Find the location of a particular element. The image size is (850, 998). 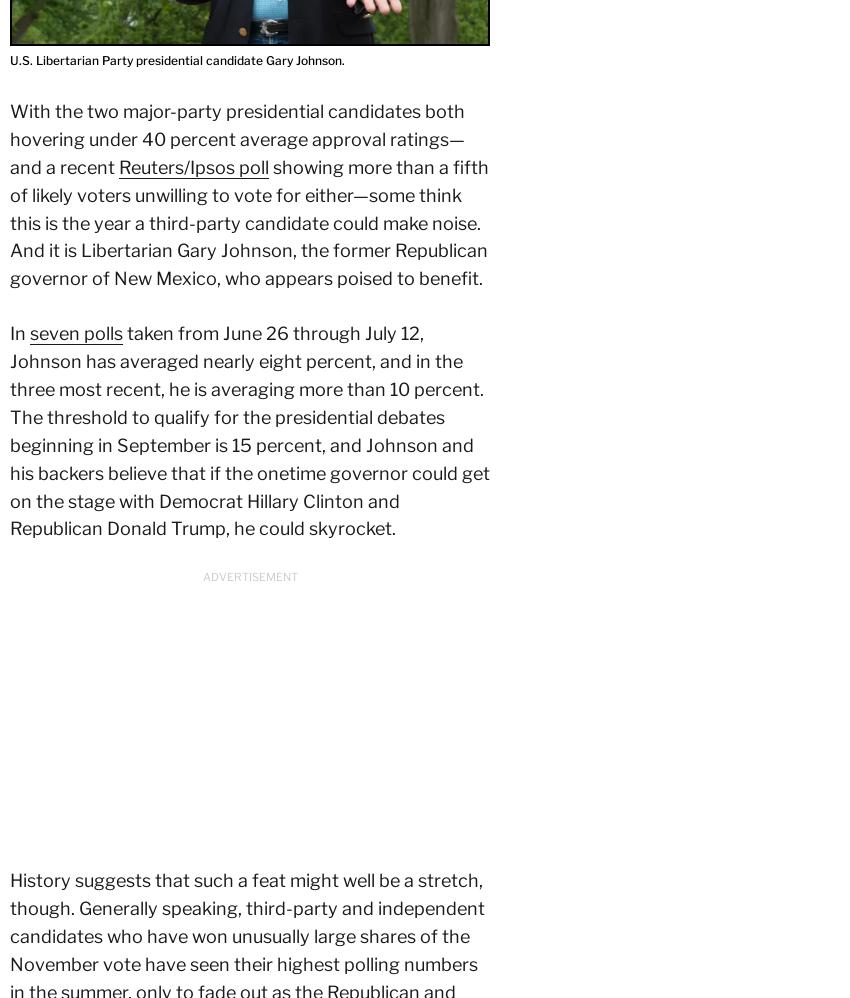

'Cliston Brown is a communications executive and political analyst in the San Francisco Bay Area who previously served as director of communications to a longtime Democratic Representative in Washington, D.C. Follow him on Twitter (@ClistonBrown) and visit his website at' is located at coordinates (247, 261).